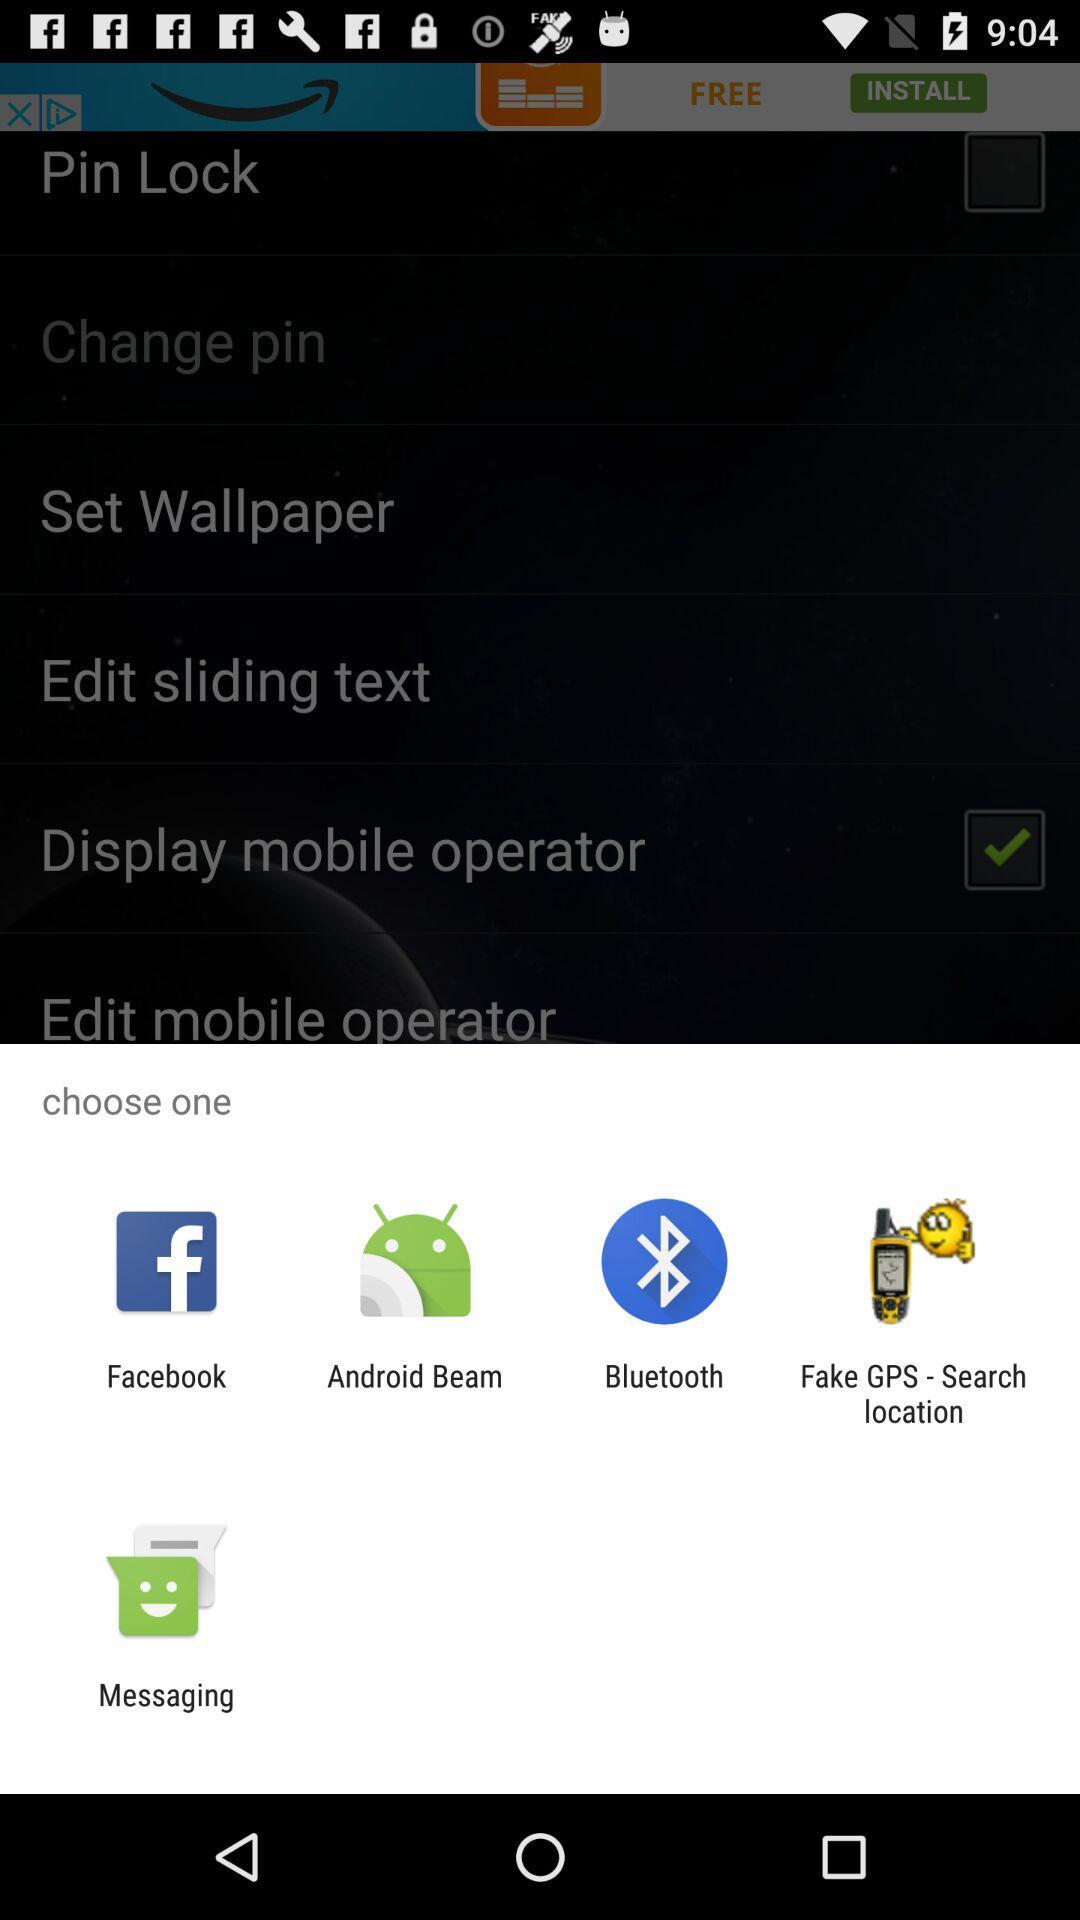  What do you see at coordinates (165, 1711) in the screenshot?
I see `messaging` at bounding box center [165, 1711].